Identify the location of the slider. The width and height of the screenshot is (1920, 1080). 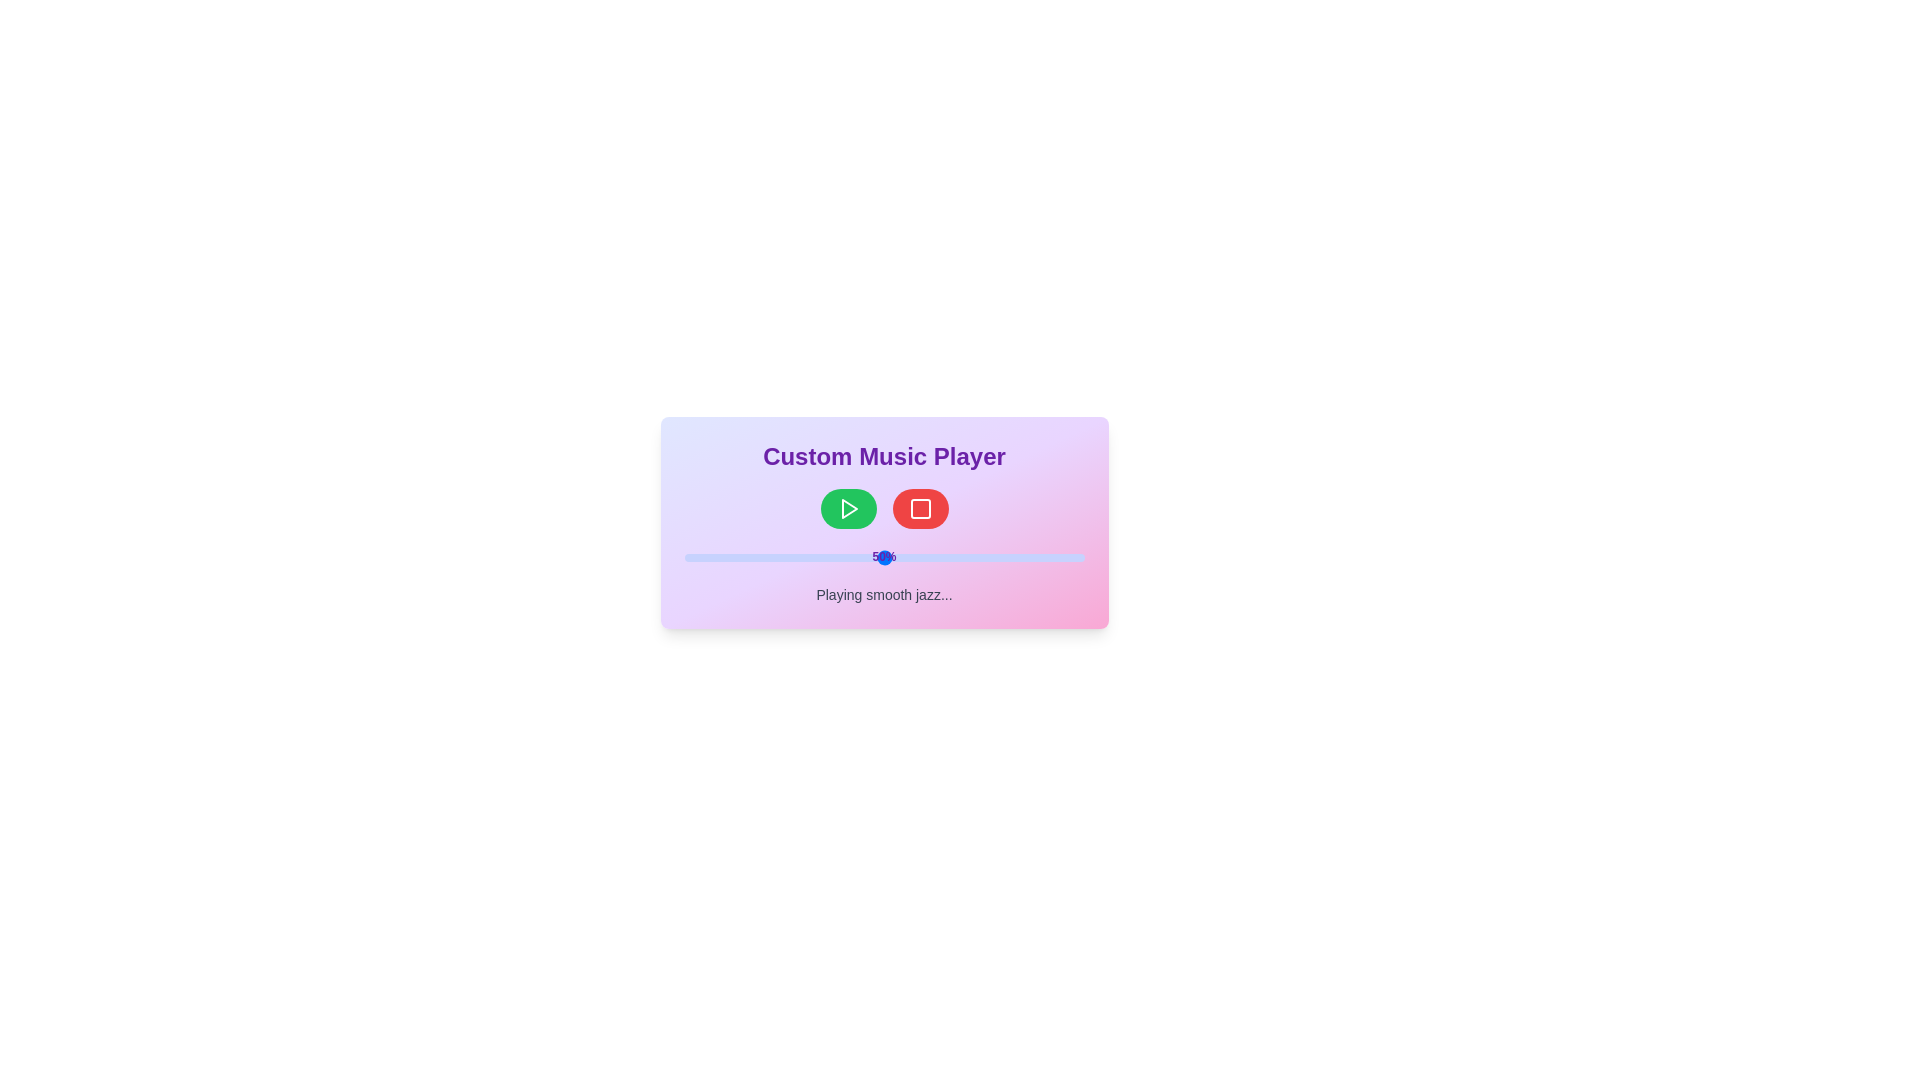
(895, 558).